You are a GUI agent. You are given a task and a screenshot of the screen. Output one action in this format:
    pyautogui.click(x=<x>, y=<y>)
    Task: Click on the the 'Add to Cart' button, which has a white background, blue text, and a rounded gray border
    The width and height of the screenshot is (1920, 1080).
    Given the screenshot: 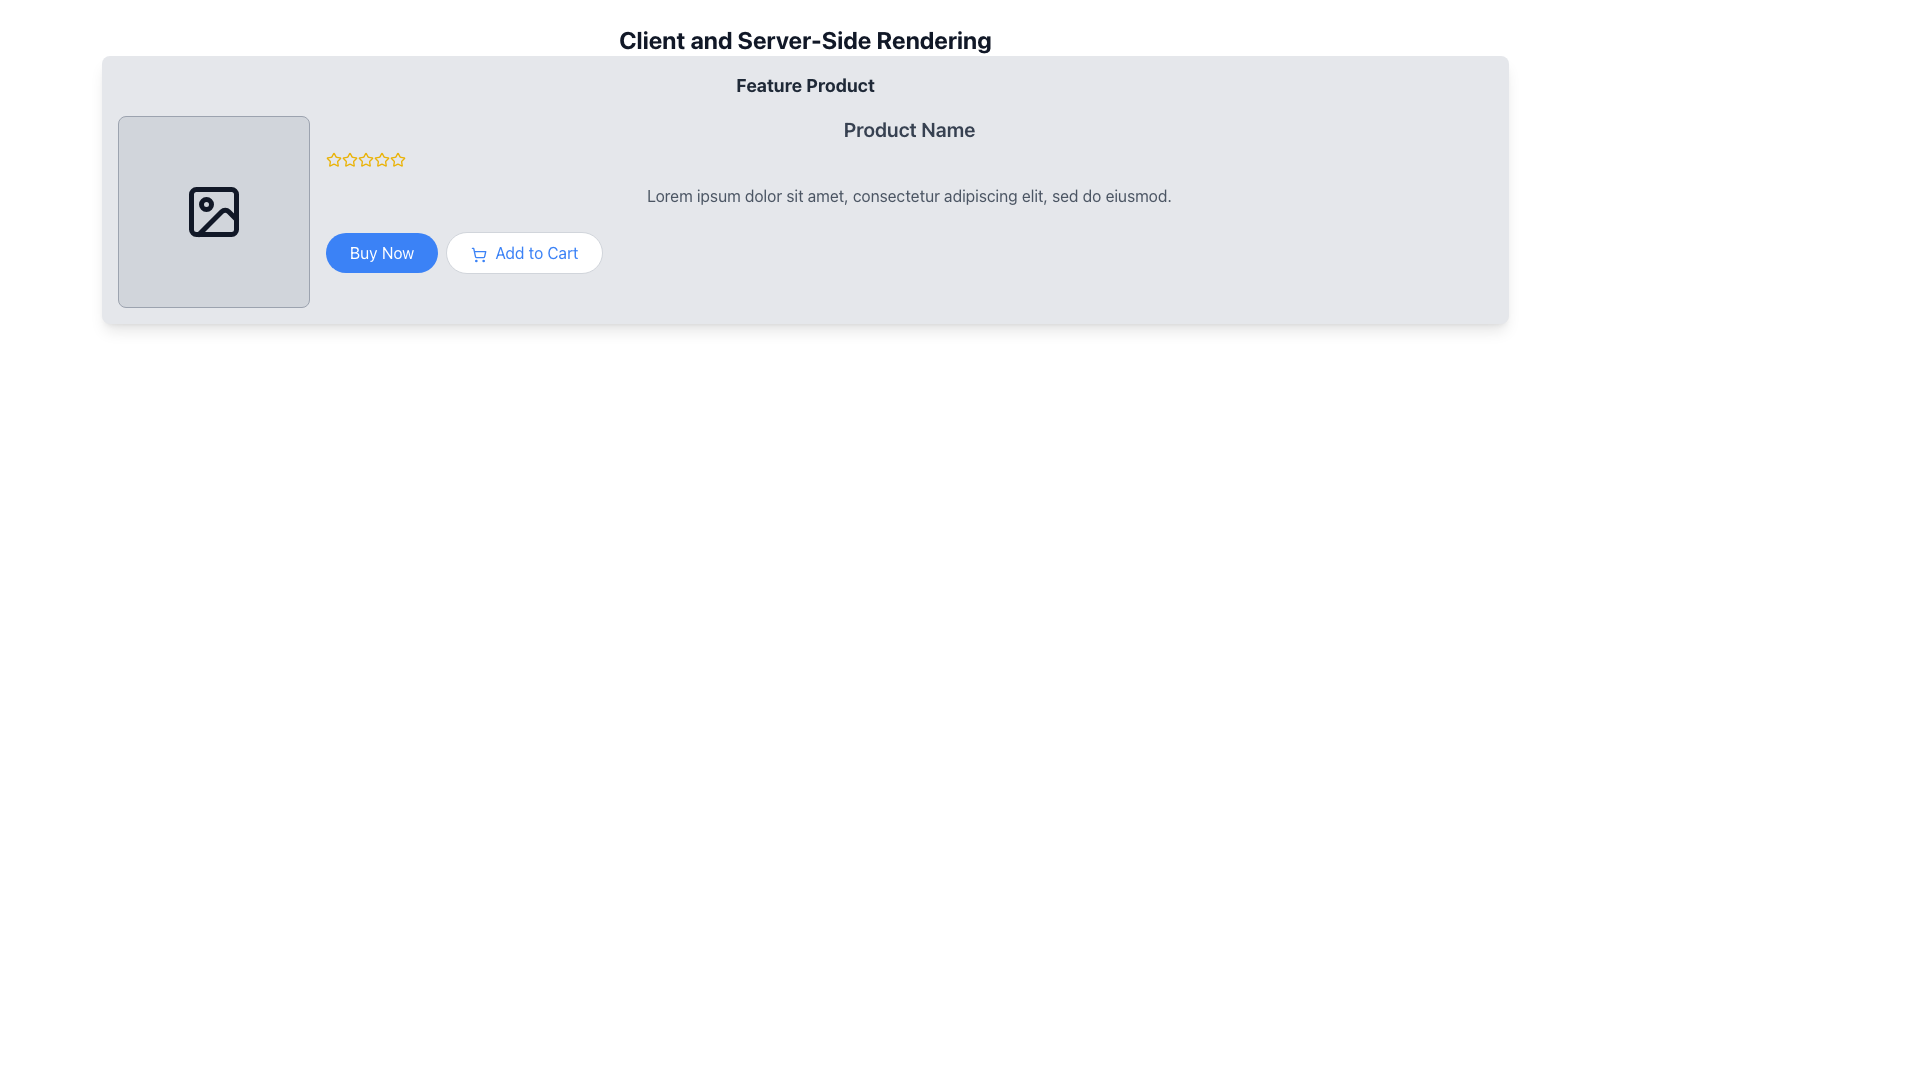 What is the action you would take?
    pyautogui.click(x=524, y=252)
    